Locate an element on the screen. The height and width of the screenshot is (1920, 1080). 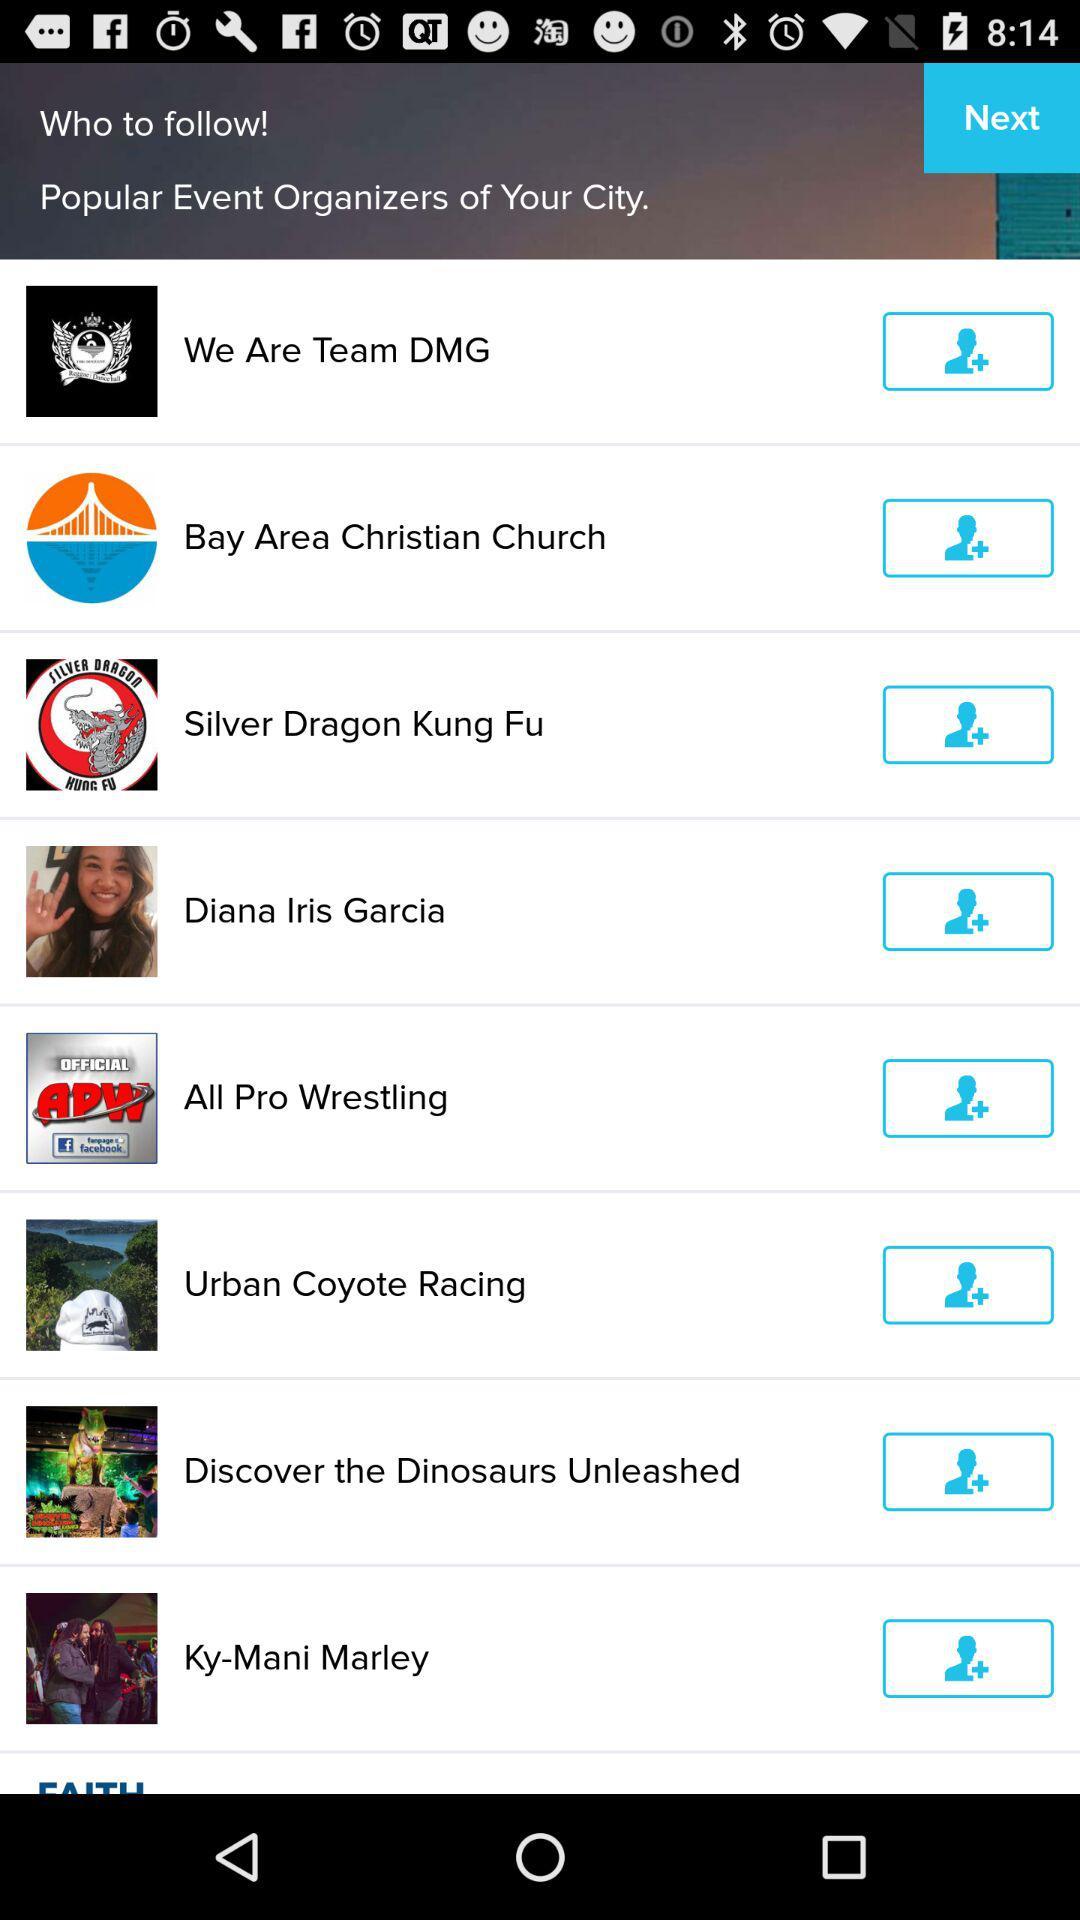
the icon above ky-mani marley is located at coordinates (519, 1471).